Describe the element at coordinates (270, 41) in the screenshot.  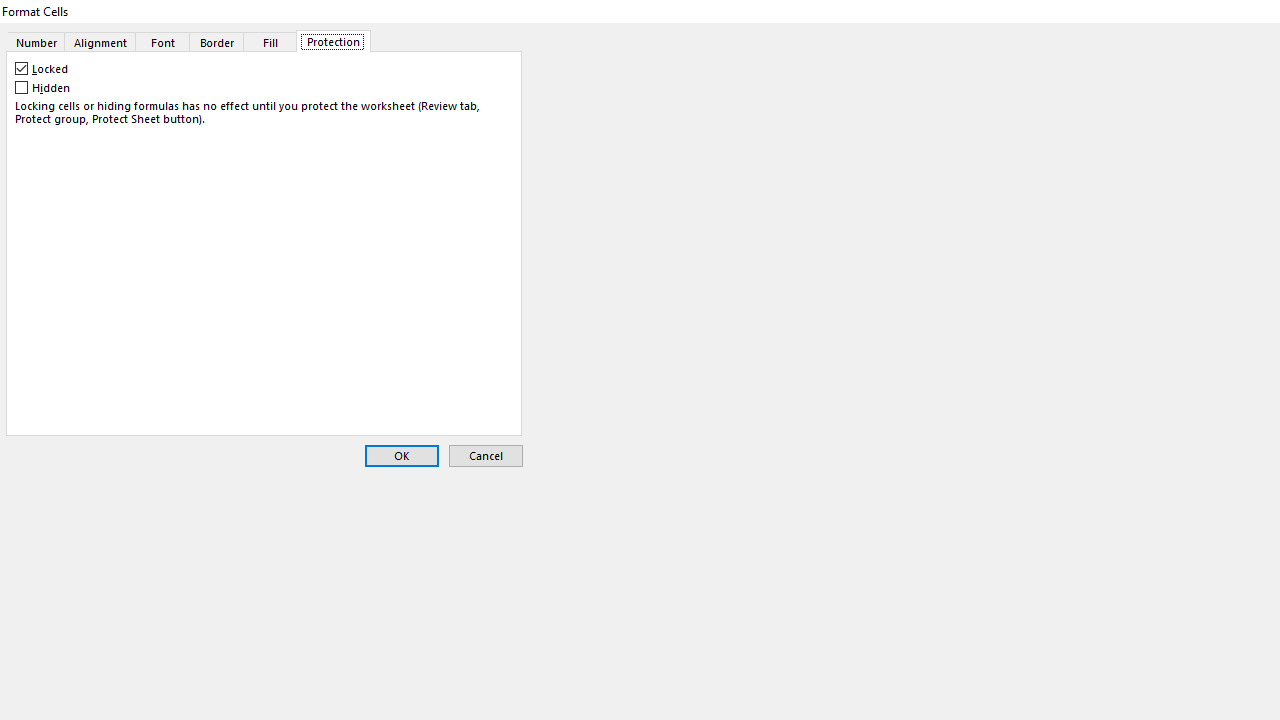
I see `'Fill'` at that location.